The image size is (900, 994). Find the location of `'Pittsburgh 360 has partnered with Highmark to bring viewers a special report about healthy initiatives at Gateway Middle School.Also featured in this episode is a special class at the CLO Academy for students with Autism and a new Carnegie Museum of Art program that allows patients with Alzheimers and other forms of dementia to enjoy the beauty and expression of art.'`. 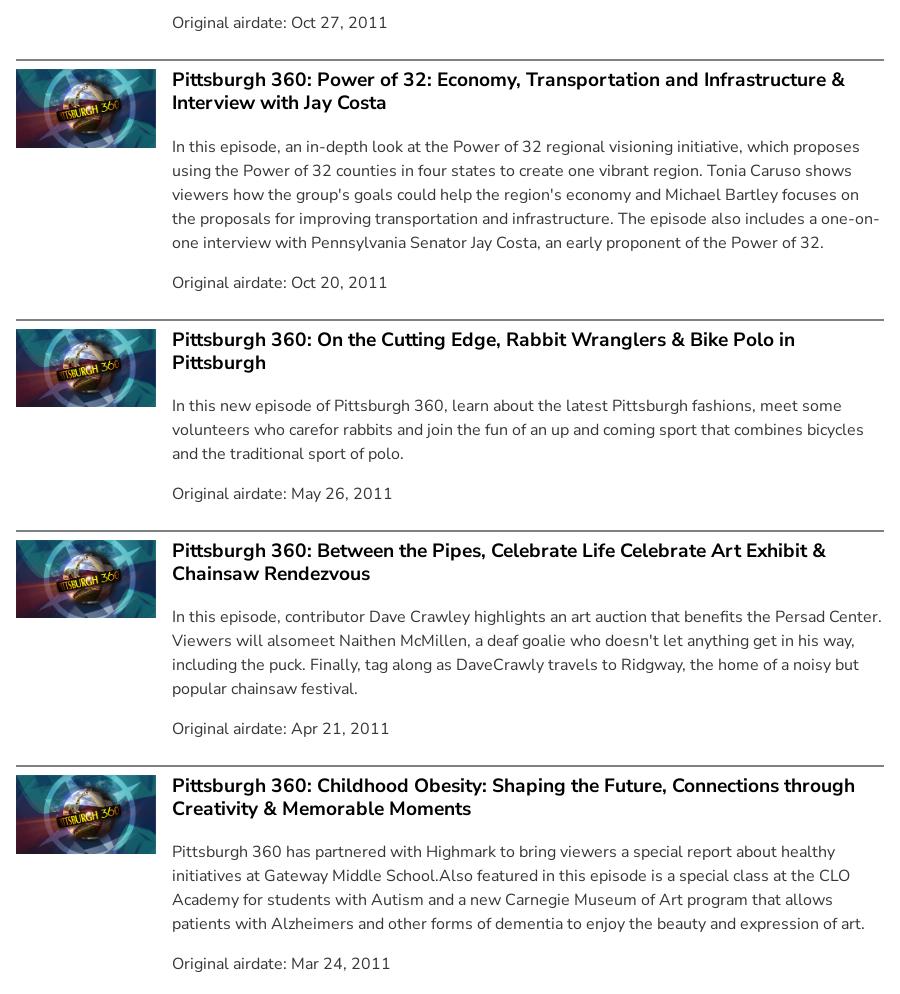

'Pittsburgh 360 has partnered with Highmark to bring viewers a special report about healthy initiatives at Gateway Middle School.Also featured in this episode is a special class at the CLO Academy for students with Autism and a new Carnegie Museum of Art program that allows patients with Alzheimers and other forms of dementia to enjoy the beauty and expression of art.' is located at coordinates (517, 888).